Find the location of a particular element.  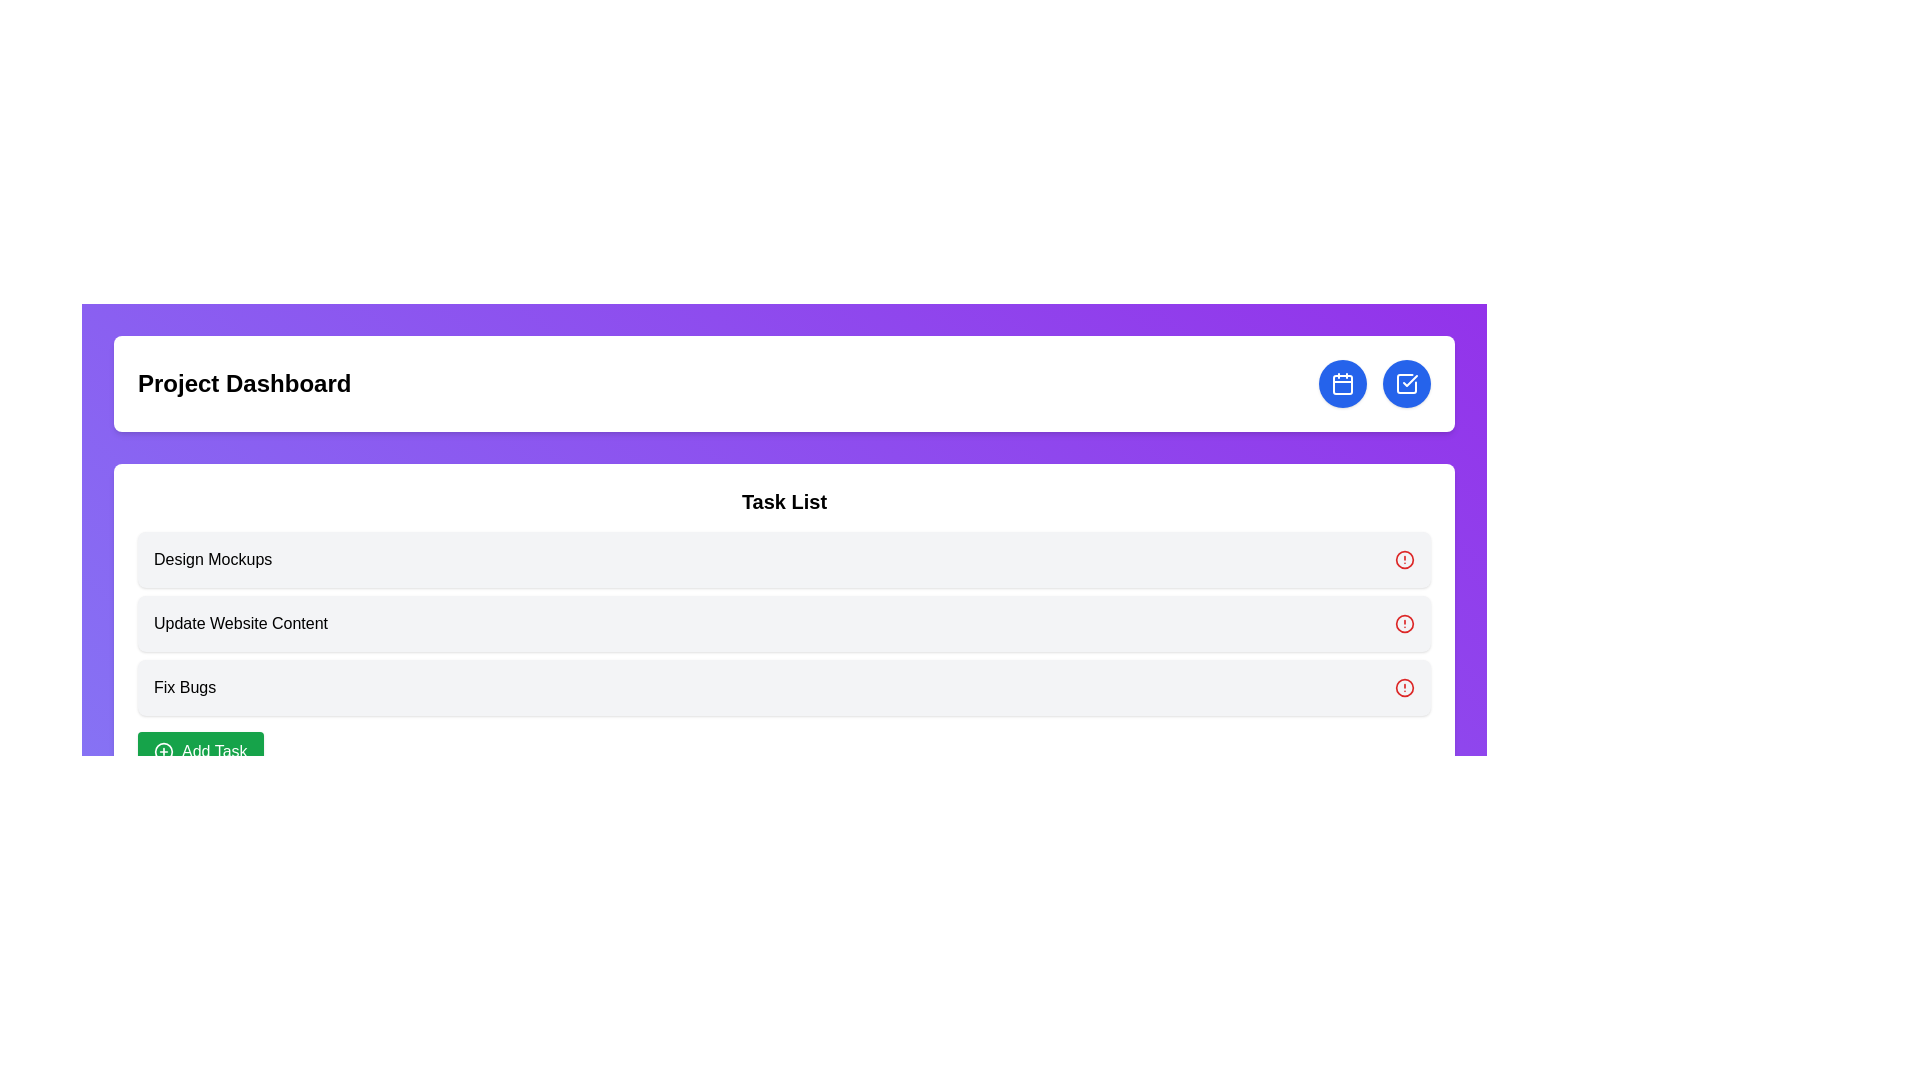

the 'Add Task' text label located within a green button at the bottom-left corner of the task list section is located at coordinates (214, 752).